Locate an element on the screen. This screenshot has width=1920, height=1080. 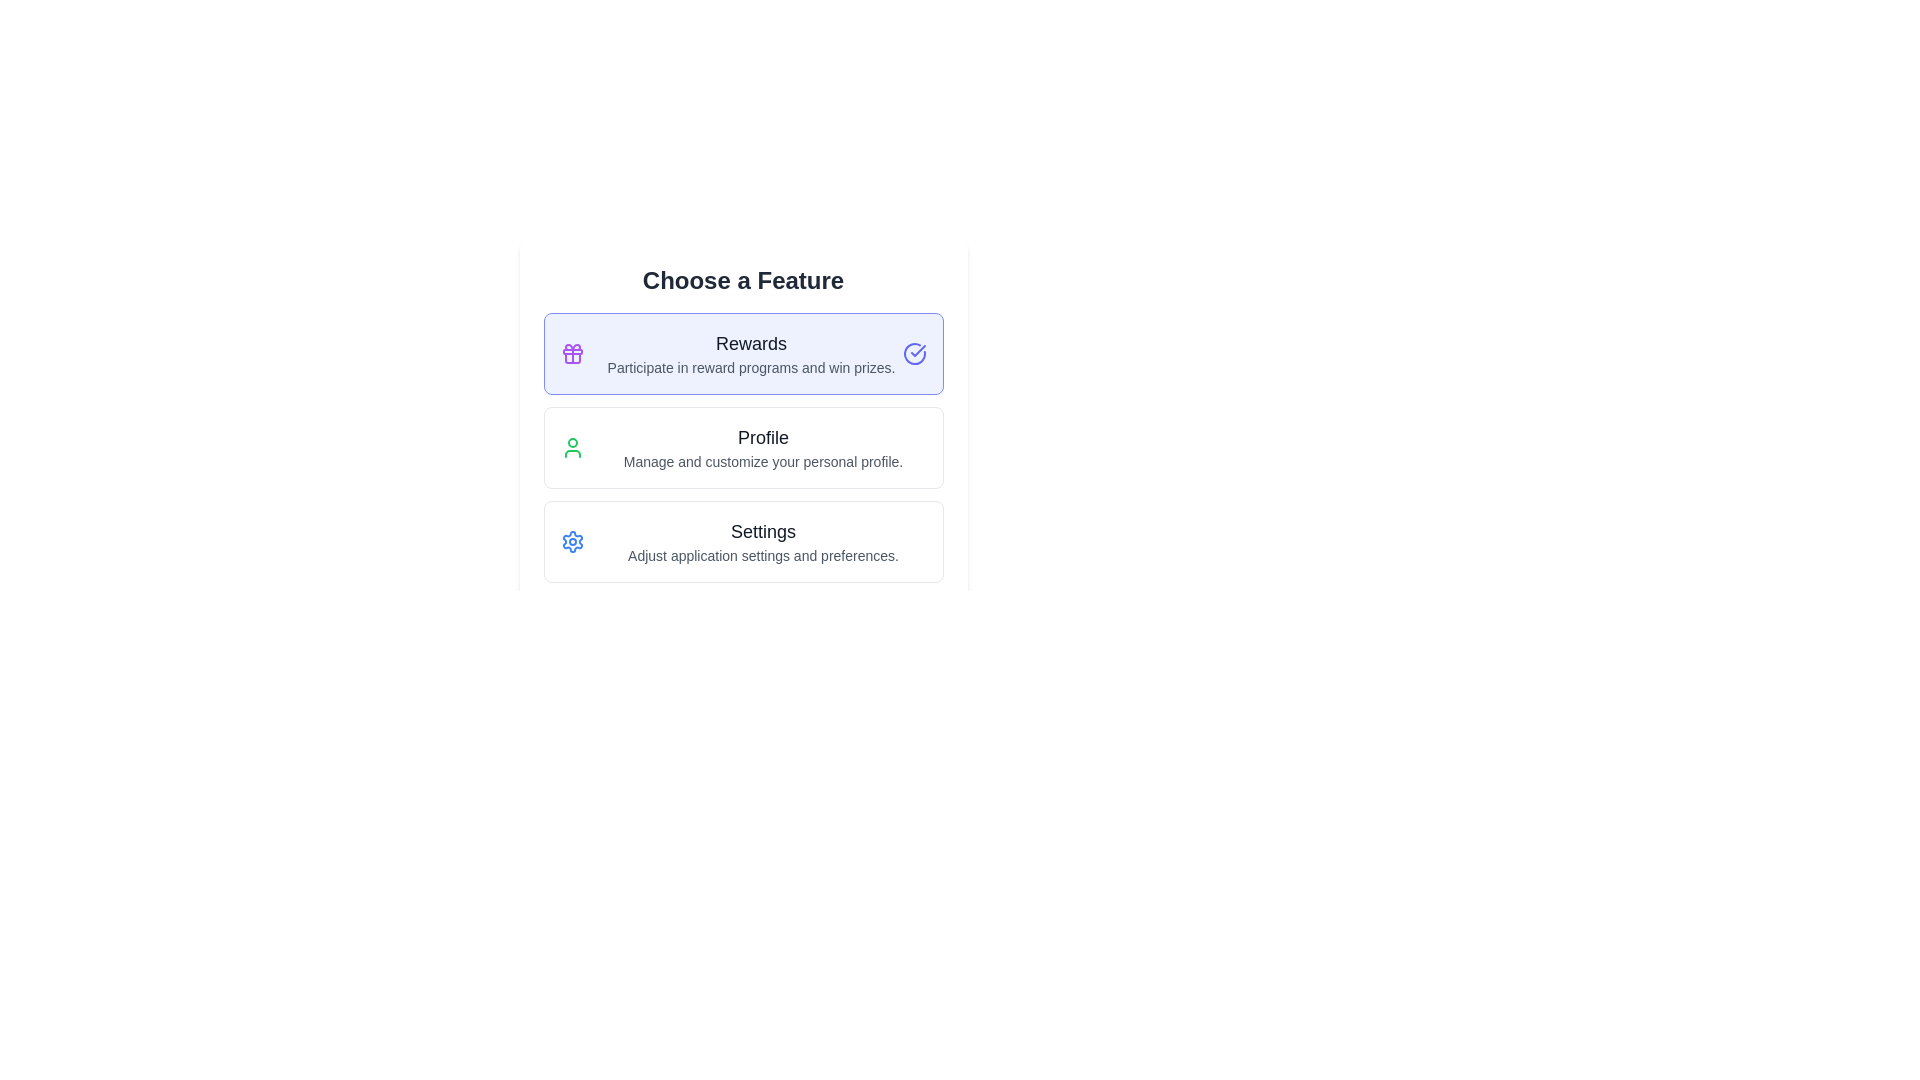
the Text block that provides a brief description related to the 'Rewards' section, located below the header 'Rewards' within a card-like section is located at coordinates (750, 367).